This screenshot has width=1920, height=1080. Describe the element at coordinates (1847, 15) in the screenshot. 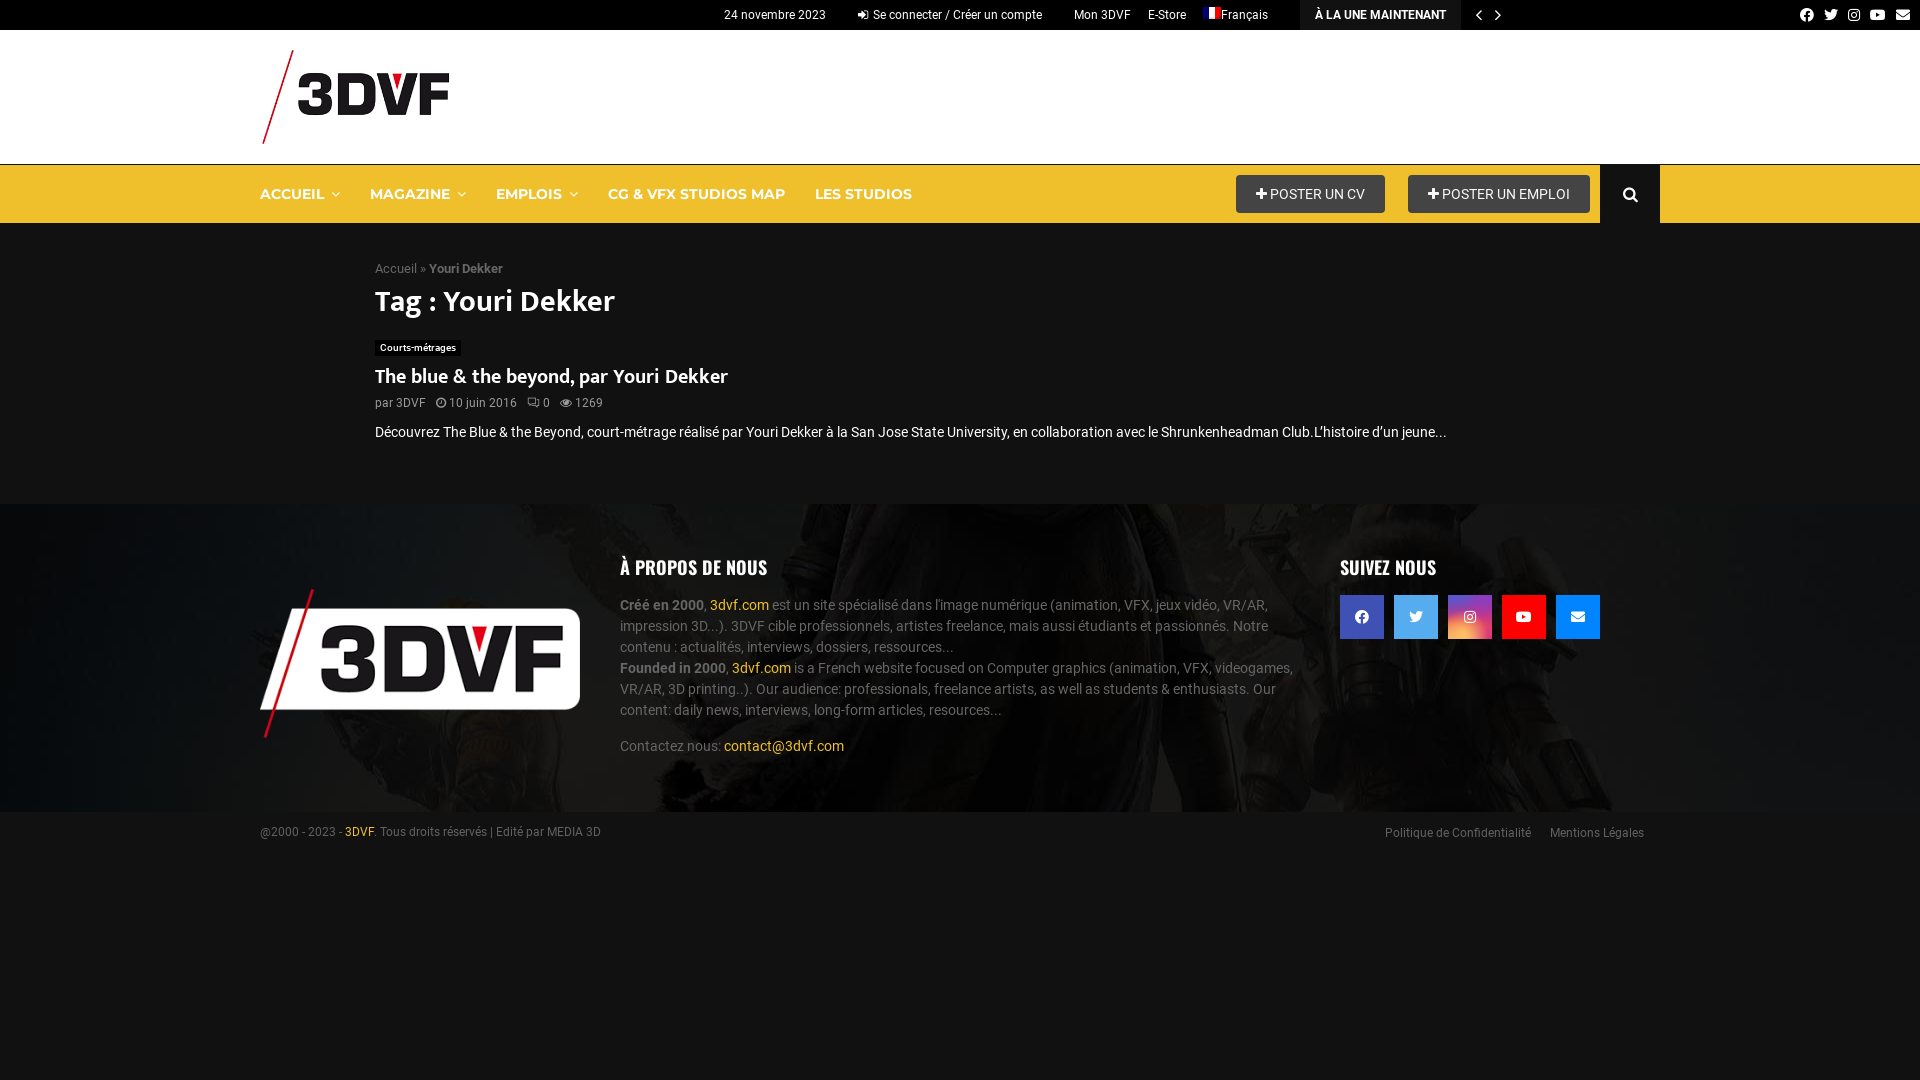

I see `'Instagram'` at that location.